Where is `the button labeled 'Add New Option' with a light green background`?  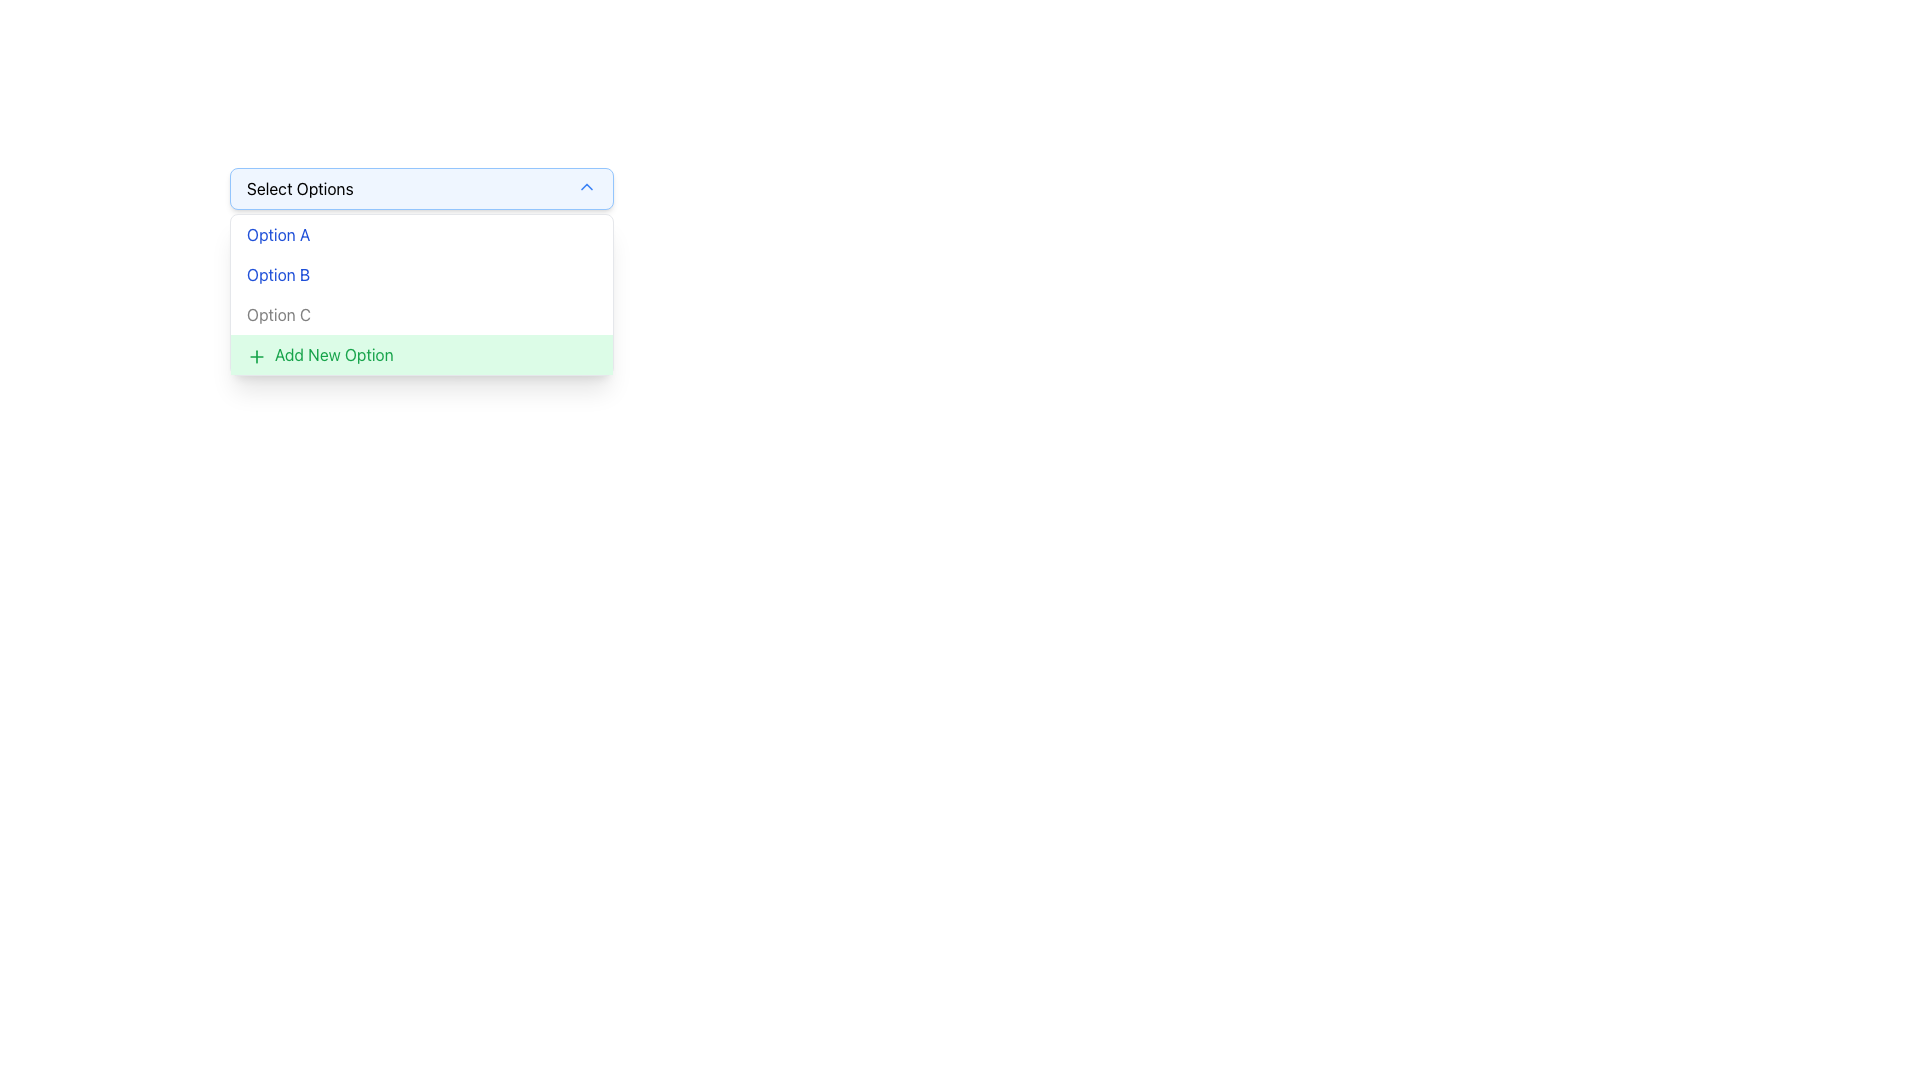
the button labeled 'Add New Option' with a light green background is located at coordinates (421, 353).